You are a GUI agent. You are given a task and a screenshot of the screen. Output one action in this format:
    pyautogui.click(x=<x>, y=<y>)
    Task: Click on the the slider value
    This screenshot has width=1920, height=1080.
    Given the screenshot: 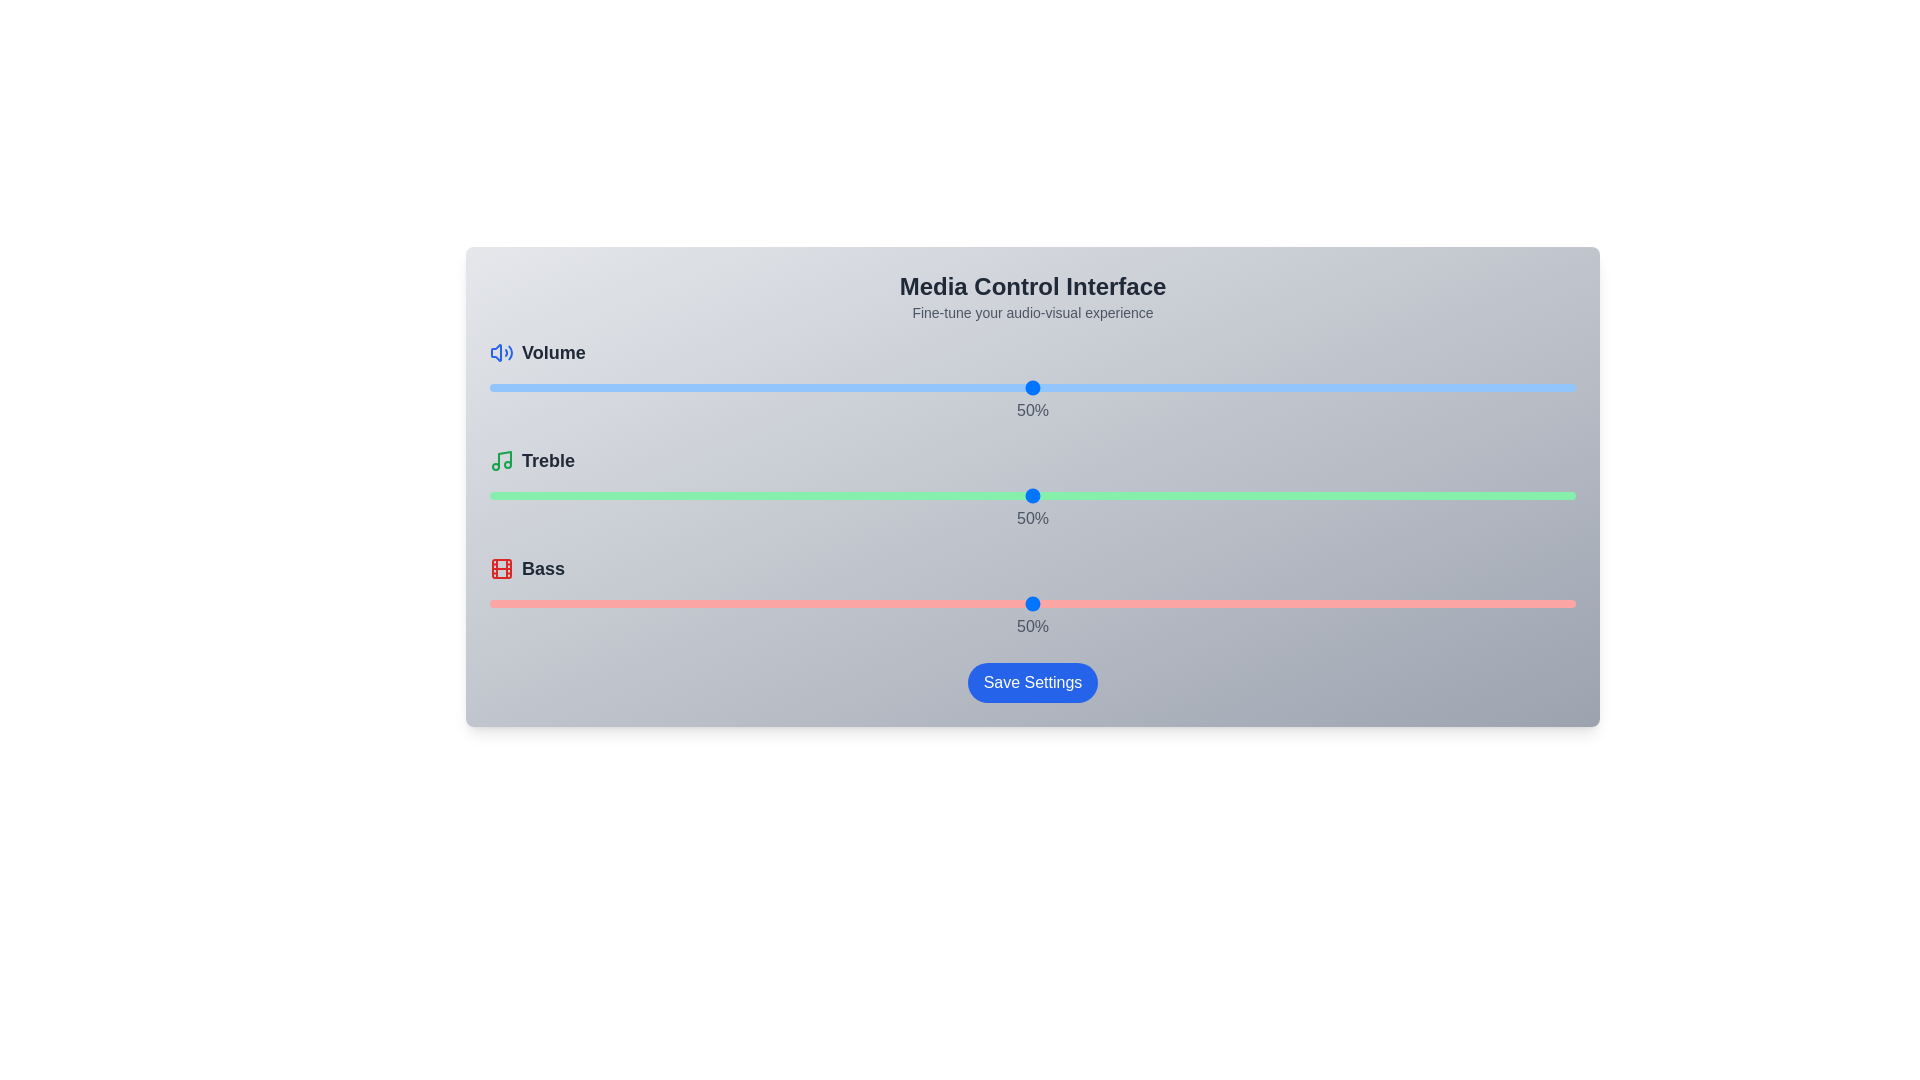 What is the action you would take?
    pyautogui.click(x=1032, y=495)
    